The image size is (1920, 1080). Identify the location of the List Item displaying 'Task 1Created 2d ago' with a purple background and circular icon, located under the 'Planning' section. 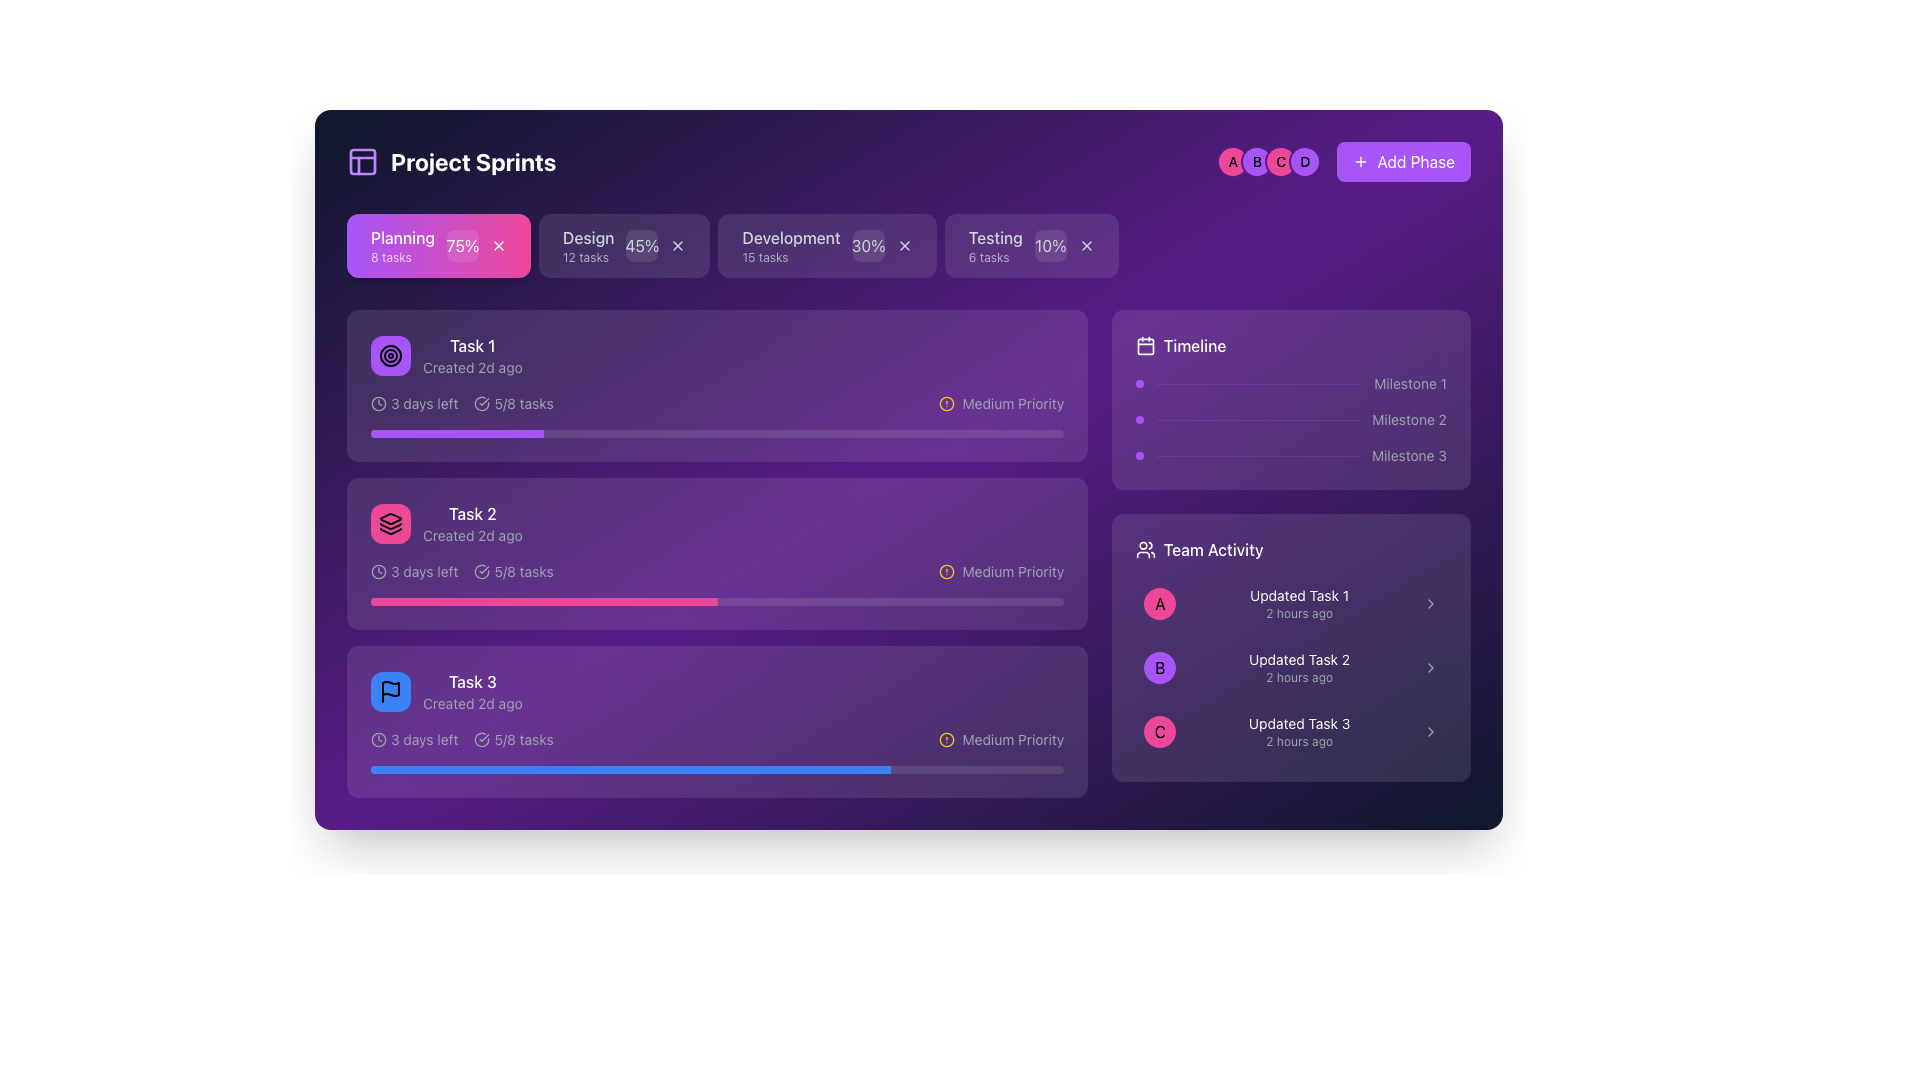
(445, 354).